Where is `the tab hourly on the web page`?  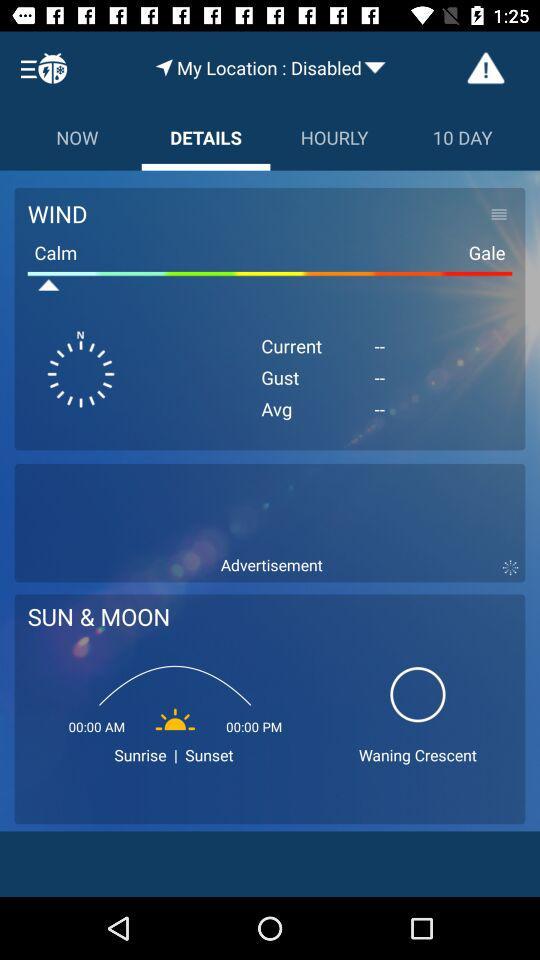
the tab hourly on the web page is located at coordinates (334, 136).